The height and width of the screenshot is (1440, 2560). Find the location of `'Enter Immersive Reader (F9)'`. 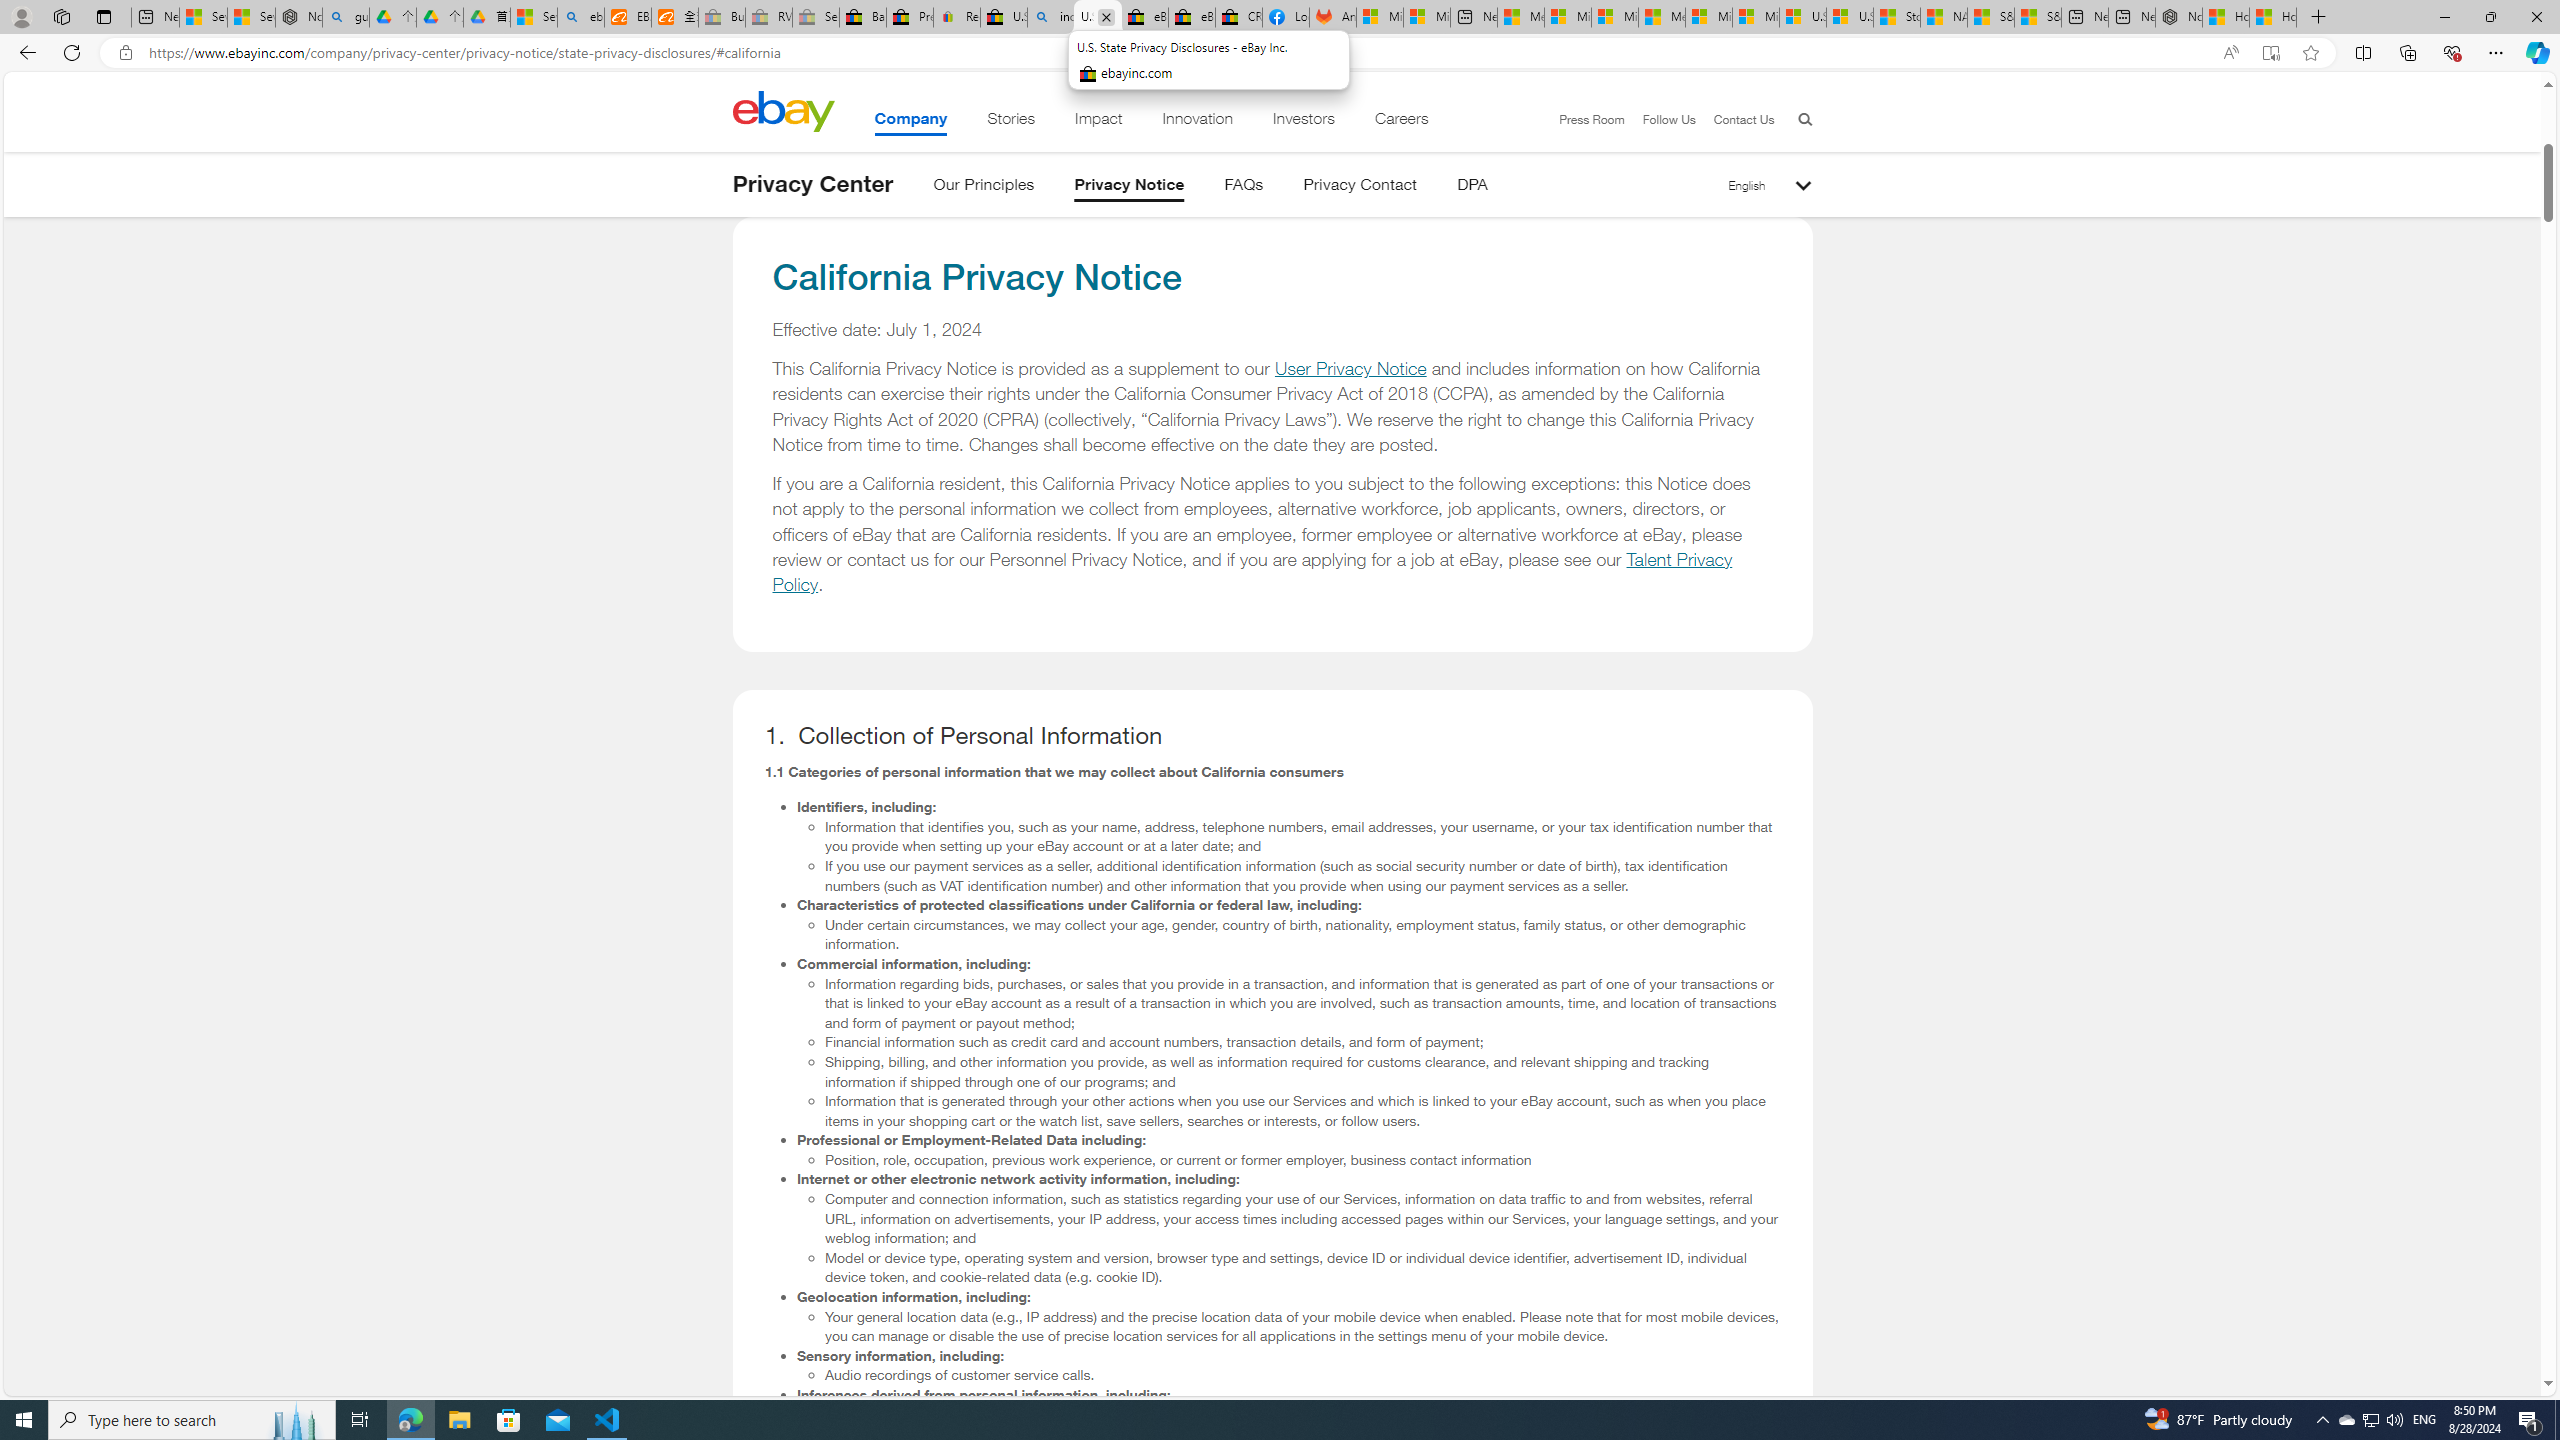

'Enter Immersive Reader (F9)' is located at coordinates (2270, 53).